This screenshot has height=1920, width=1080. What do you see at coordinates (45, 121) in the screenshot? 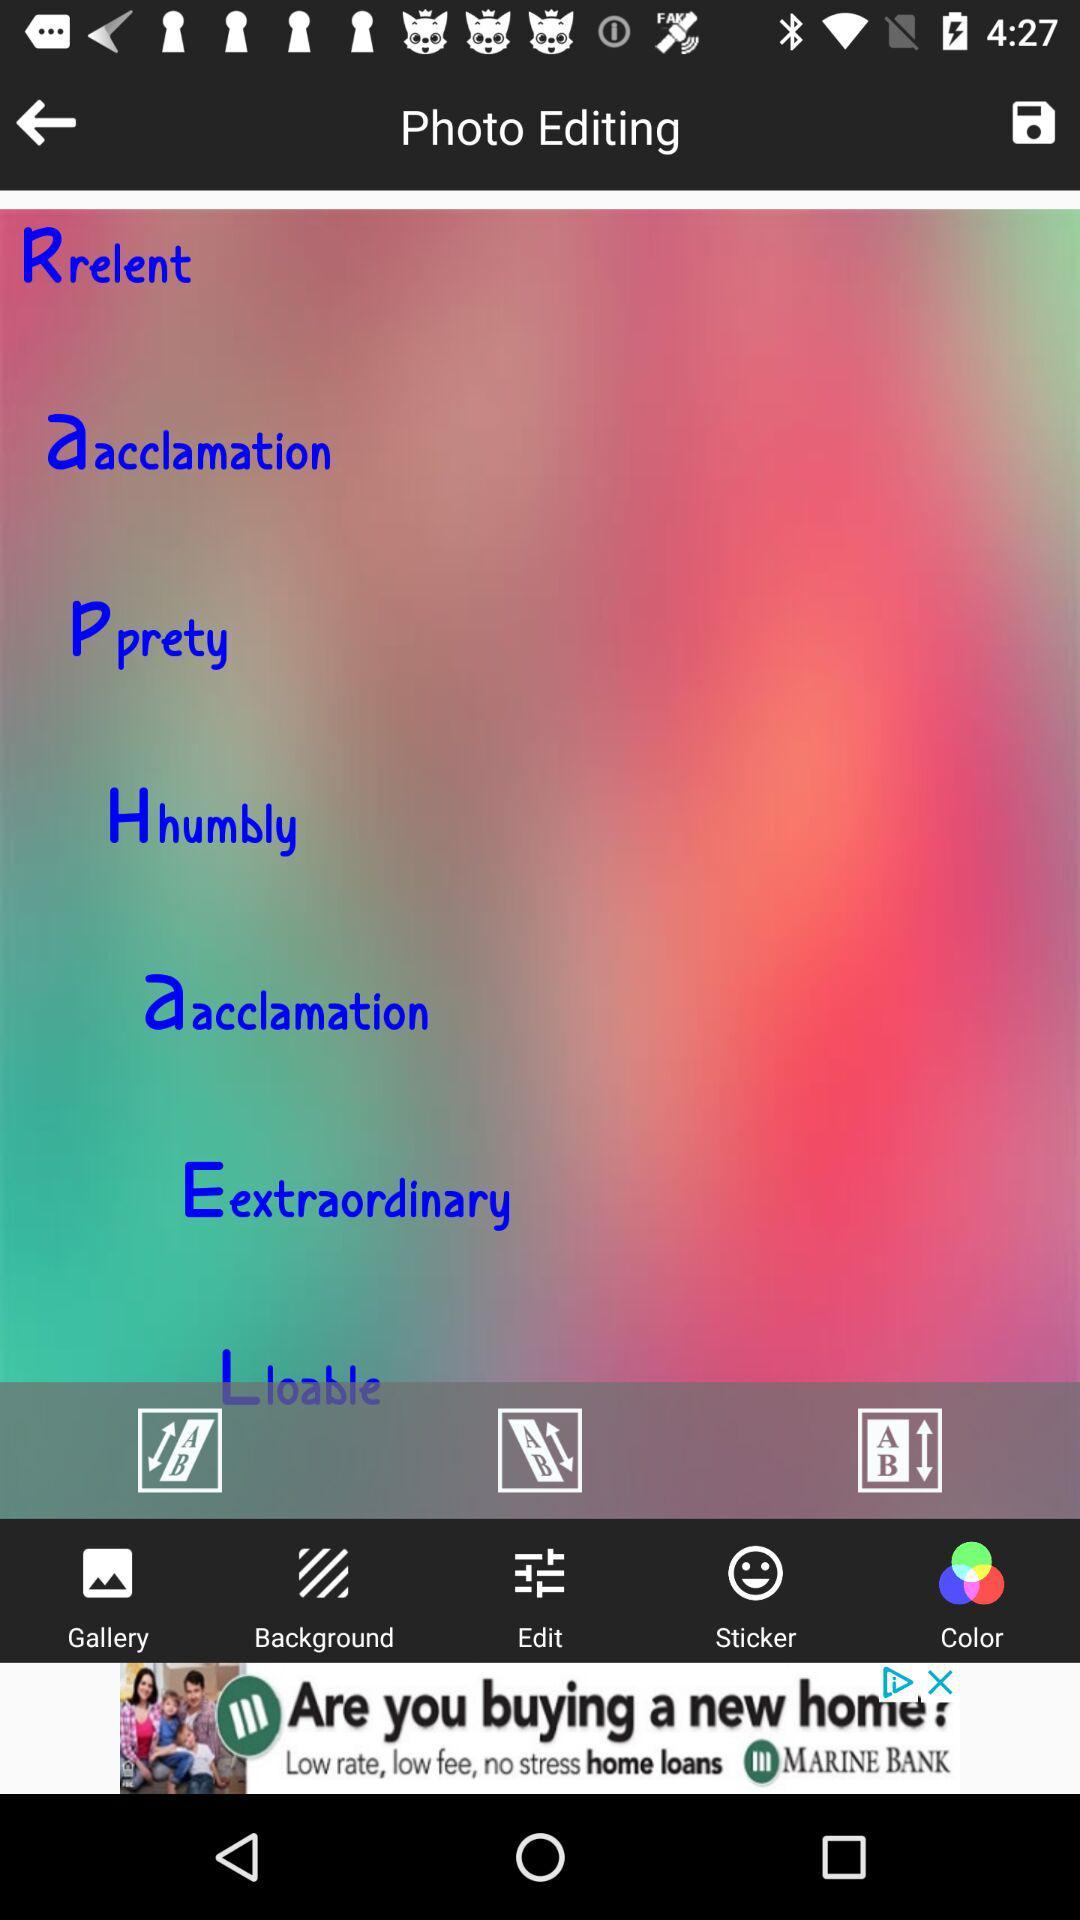
I see `the arrow_backward icon` at bounding box center [45, 121].